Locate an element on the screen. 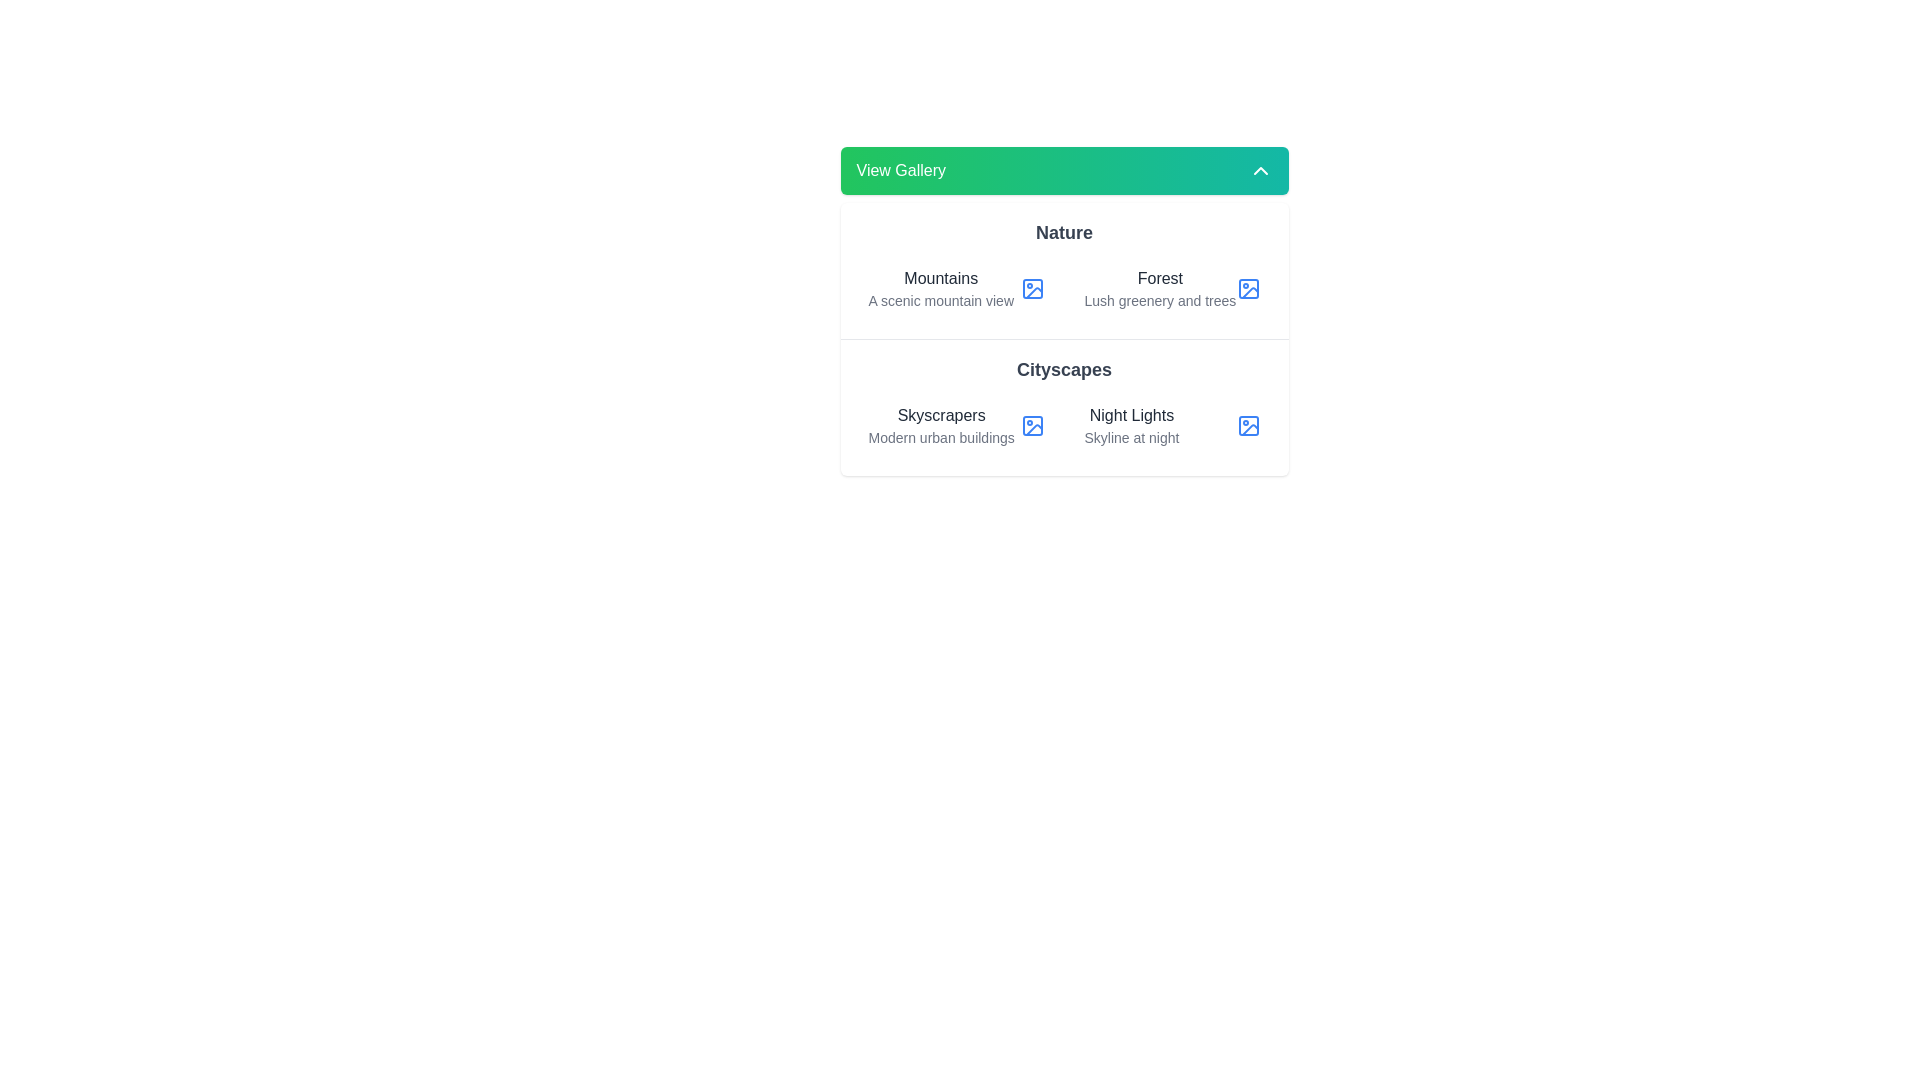  the image icon located in the top-left section of the 'Nature' category, adjacent to the text 'Mountains' and the description 'A scenic mountain view.' is located at coordinates (1032, 289).